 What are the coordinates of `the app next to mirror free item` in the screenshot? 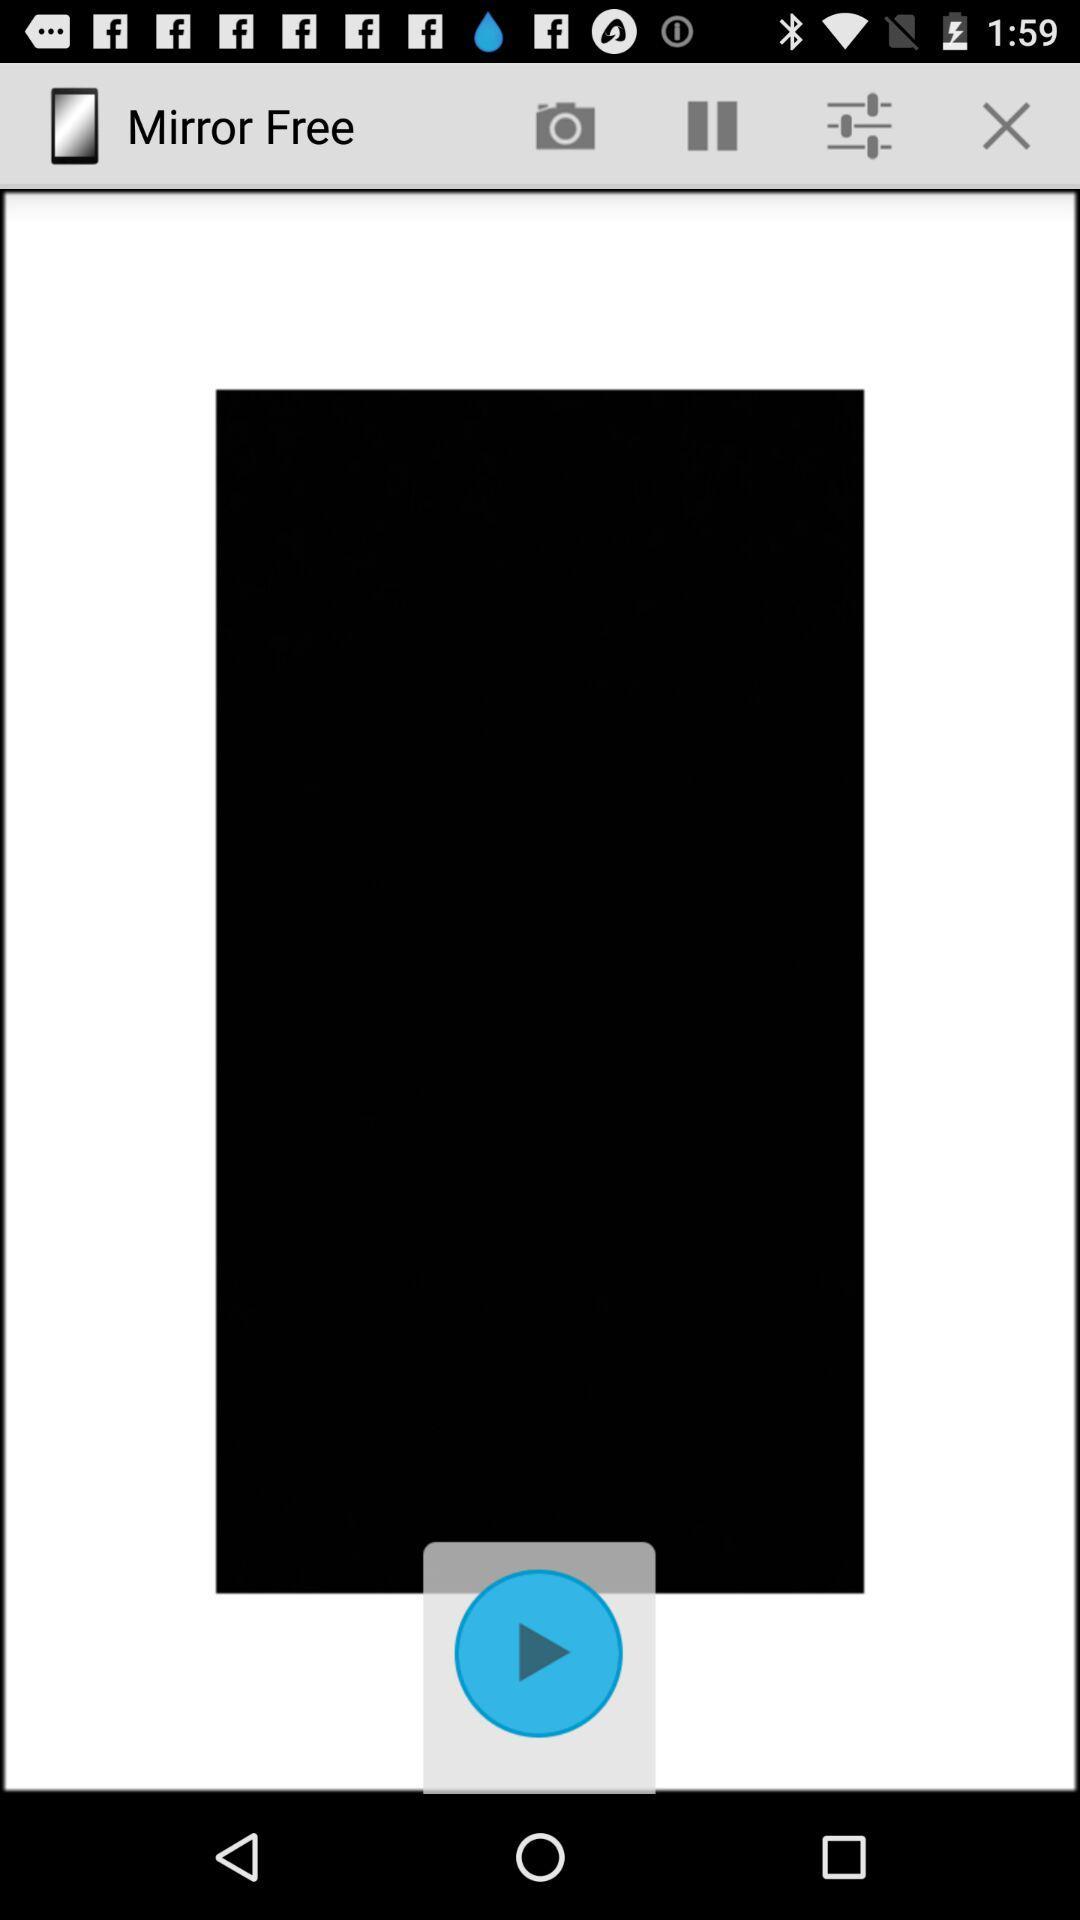 It's located at (565, 124).